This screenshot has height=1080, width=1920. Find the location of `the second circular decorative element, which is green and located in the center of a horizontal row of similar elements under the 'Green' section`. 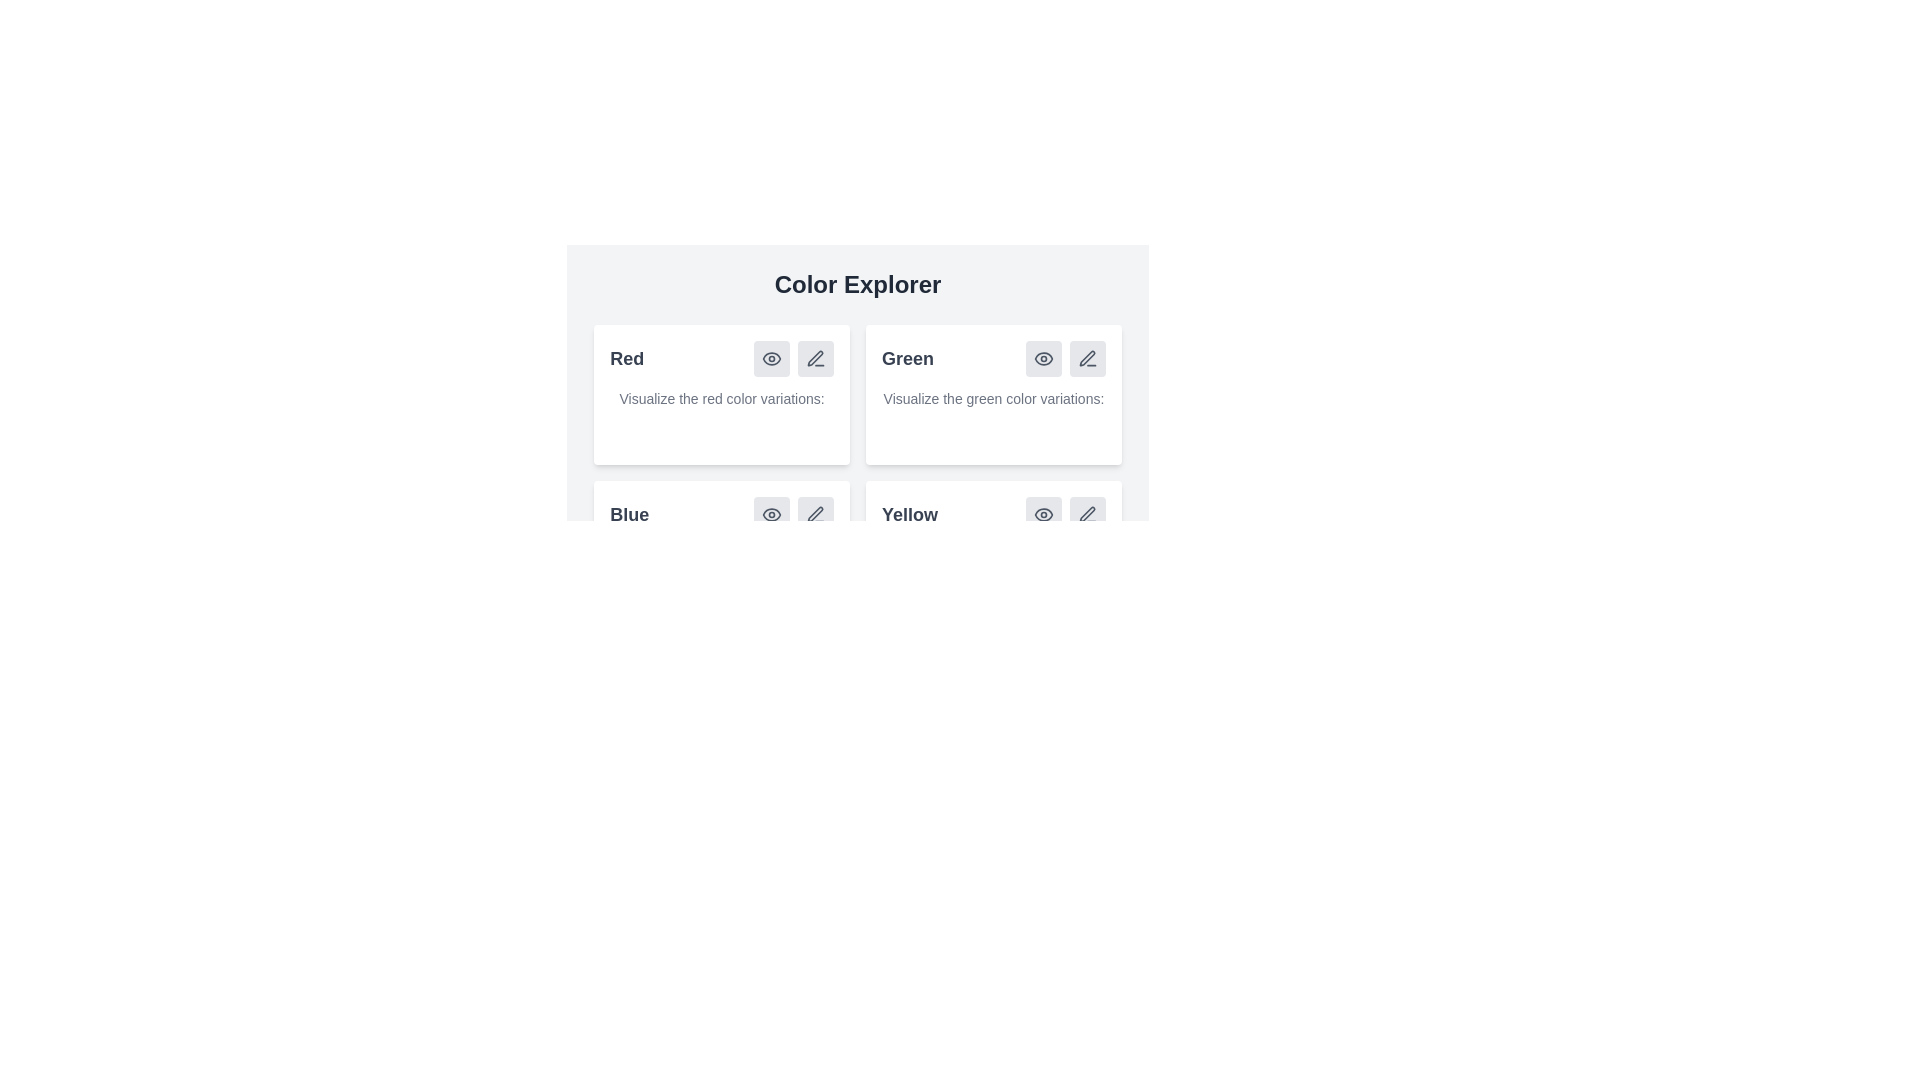

the second circular decorative element, which is green and located in the center of a horizontal row of similar elements under the 'Green' section is located at coordinates (936, 431).